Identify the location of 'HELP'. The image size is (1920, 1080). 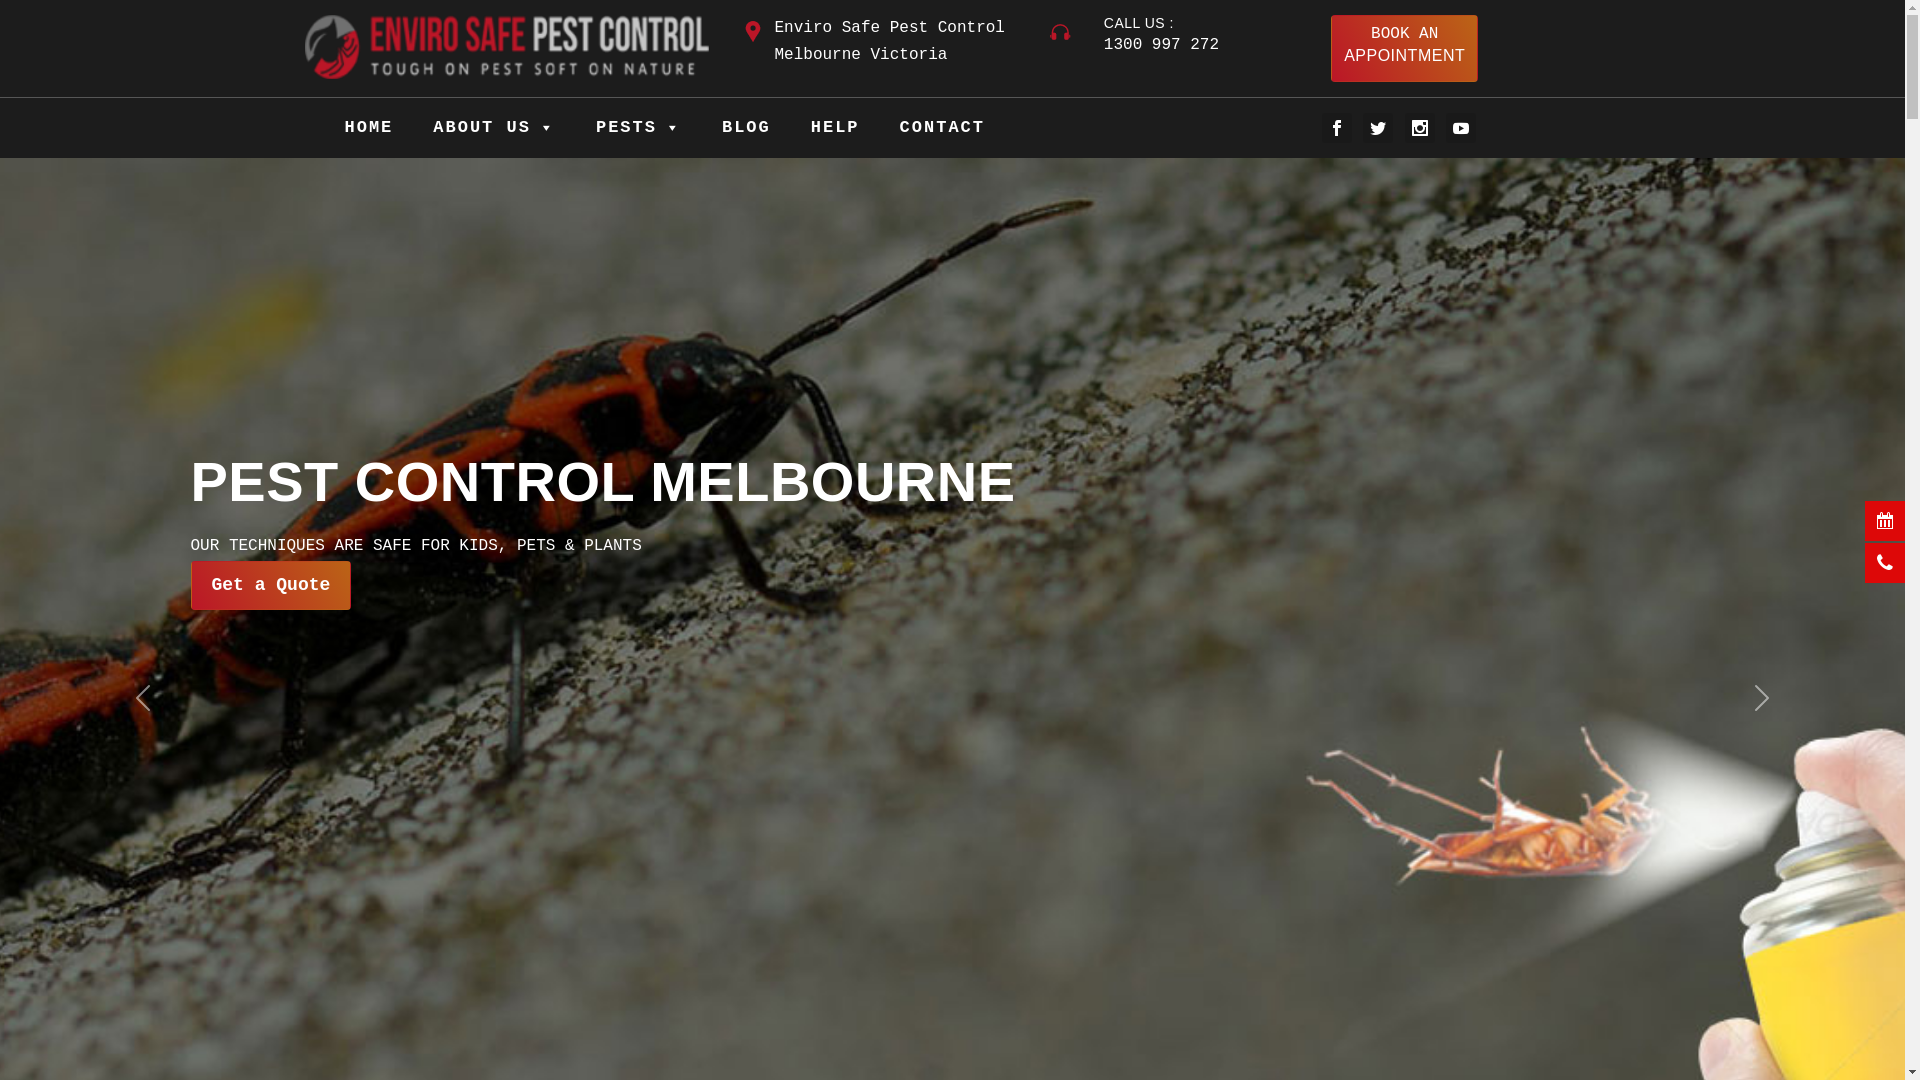
(835, 127).